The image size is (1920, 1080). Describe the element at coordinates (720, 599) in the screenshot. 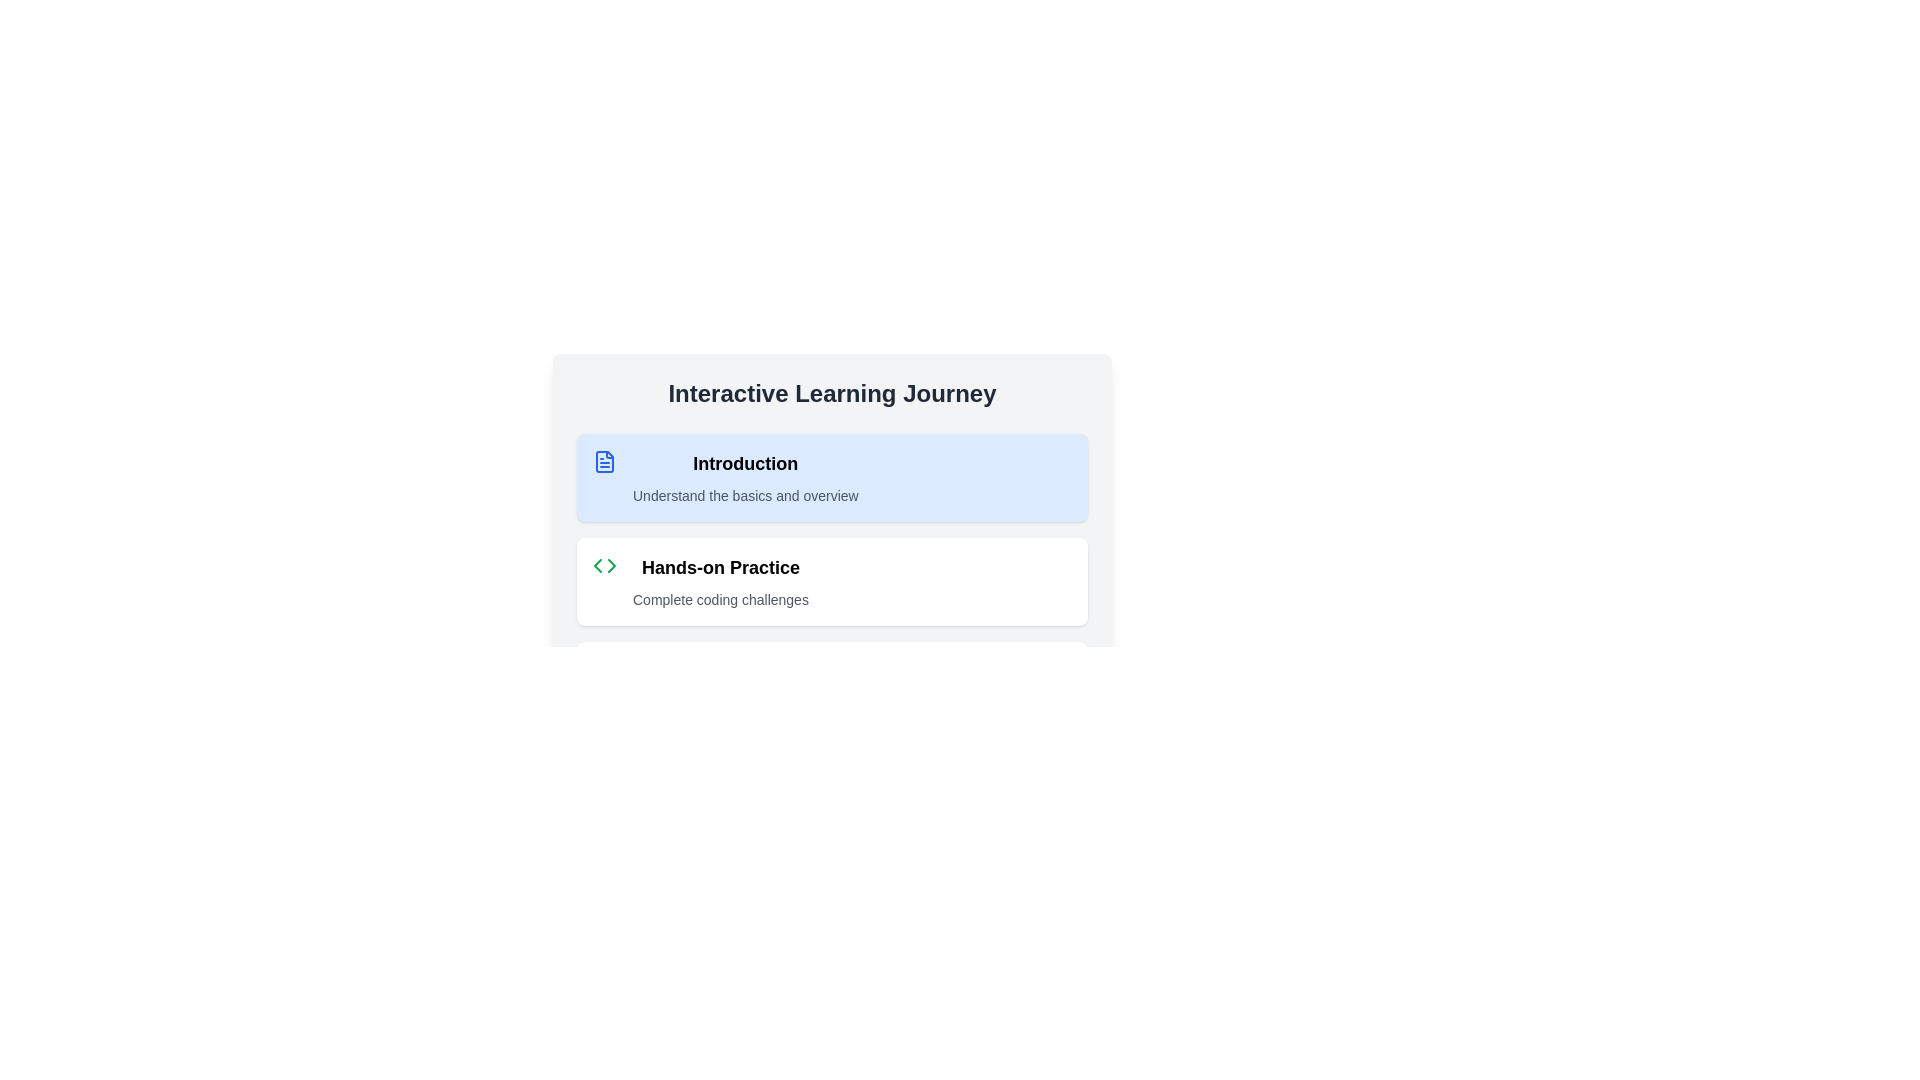

I see `the non-interactive text label that provides supplementary information for the 'Hands-on Practice' section, located below the main heading` at that location.